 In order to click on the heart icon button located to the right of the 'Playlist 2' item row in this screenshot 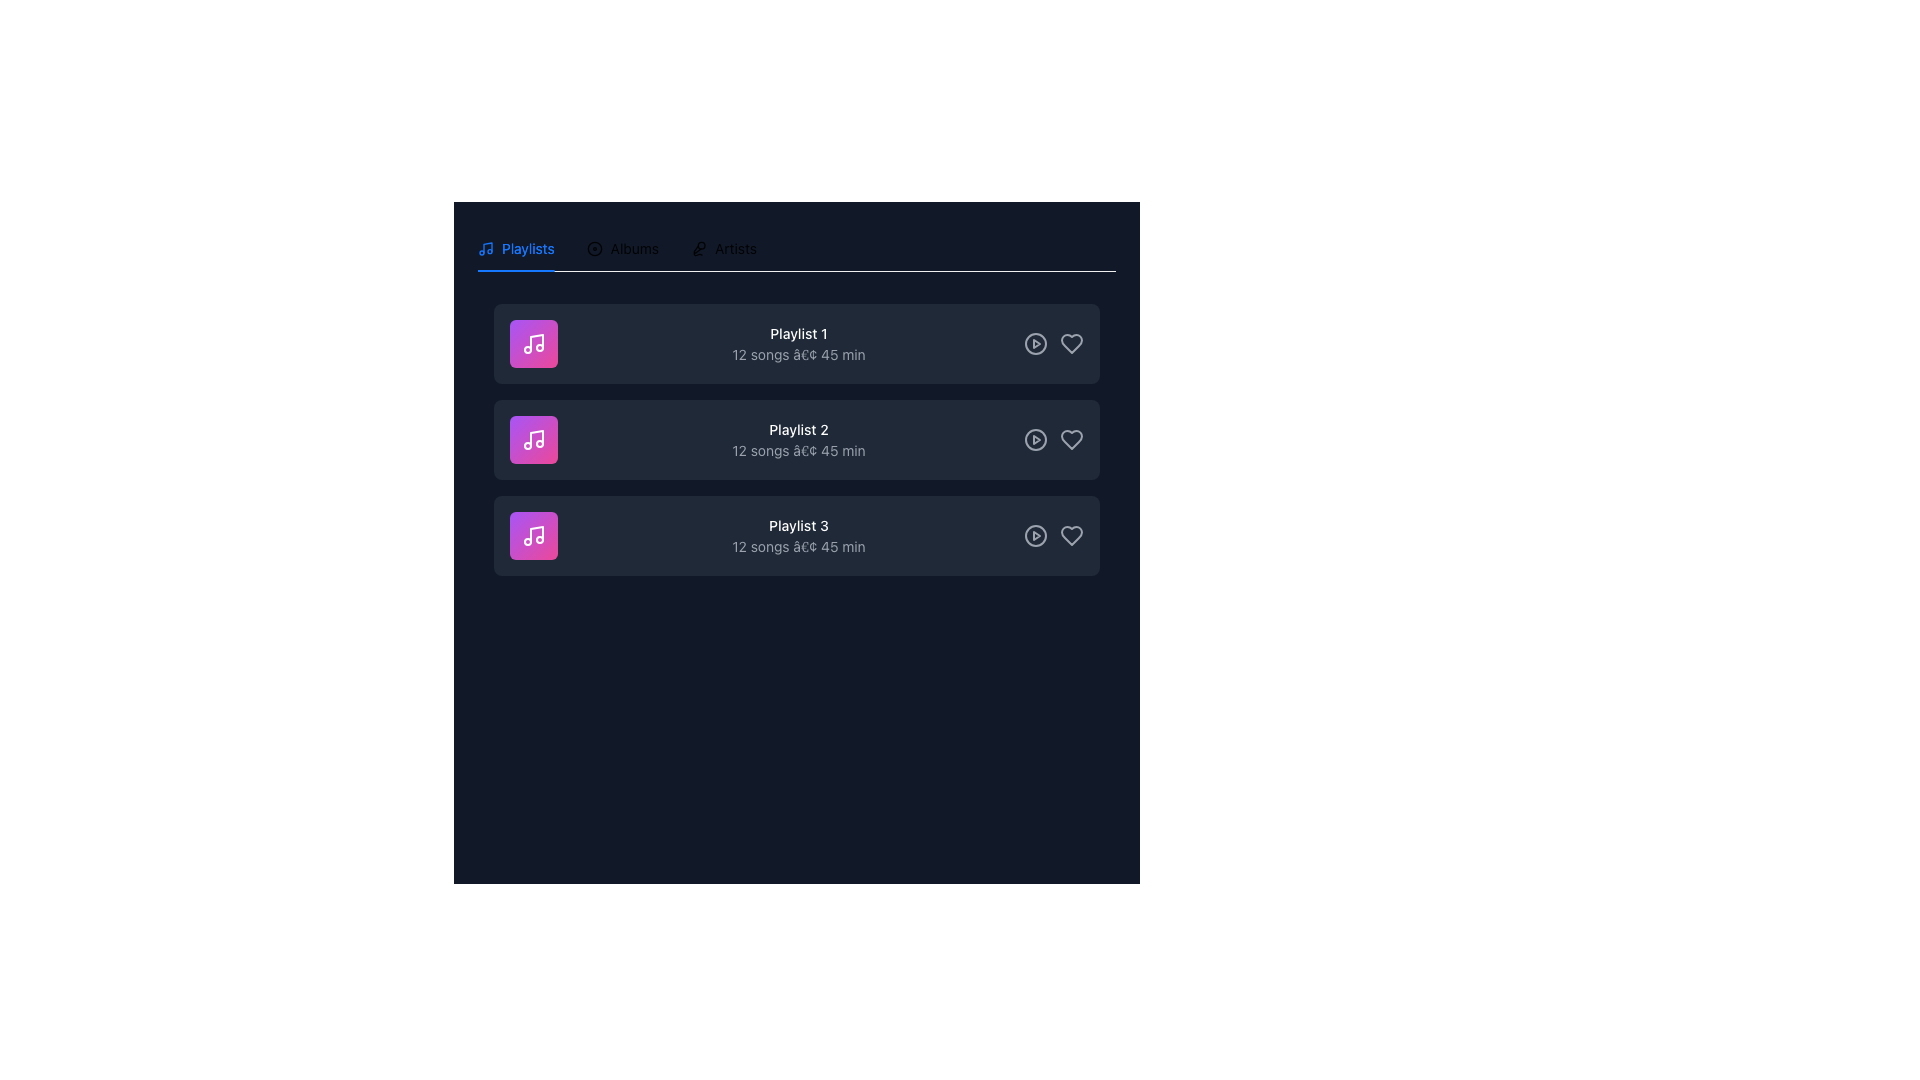, I will do `click(1070, 438)`.